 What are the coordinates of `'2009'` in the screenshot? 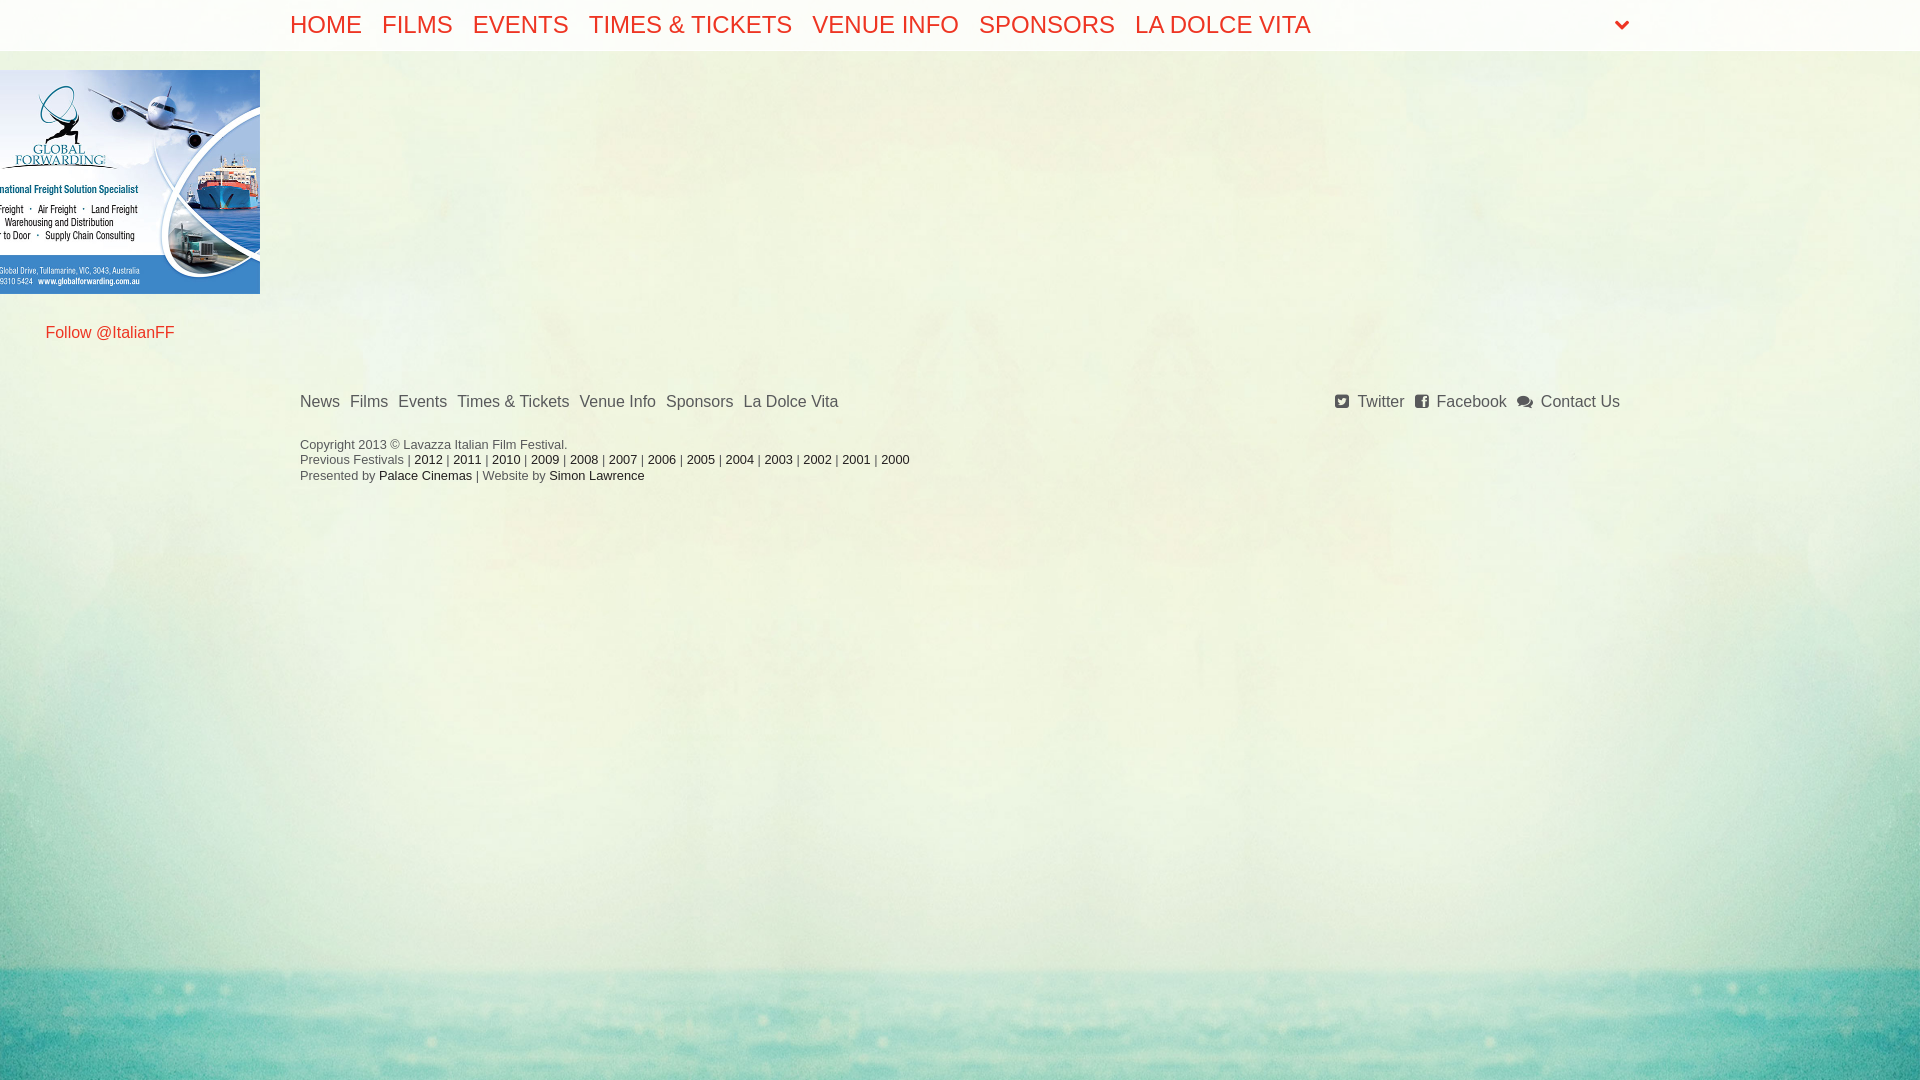 It's located at (545, 459).